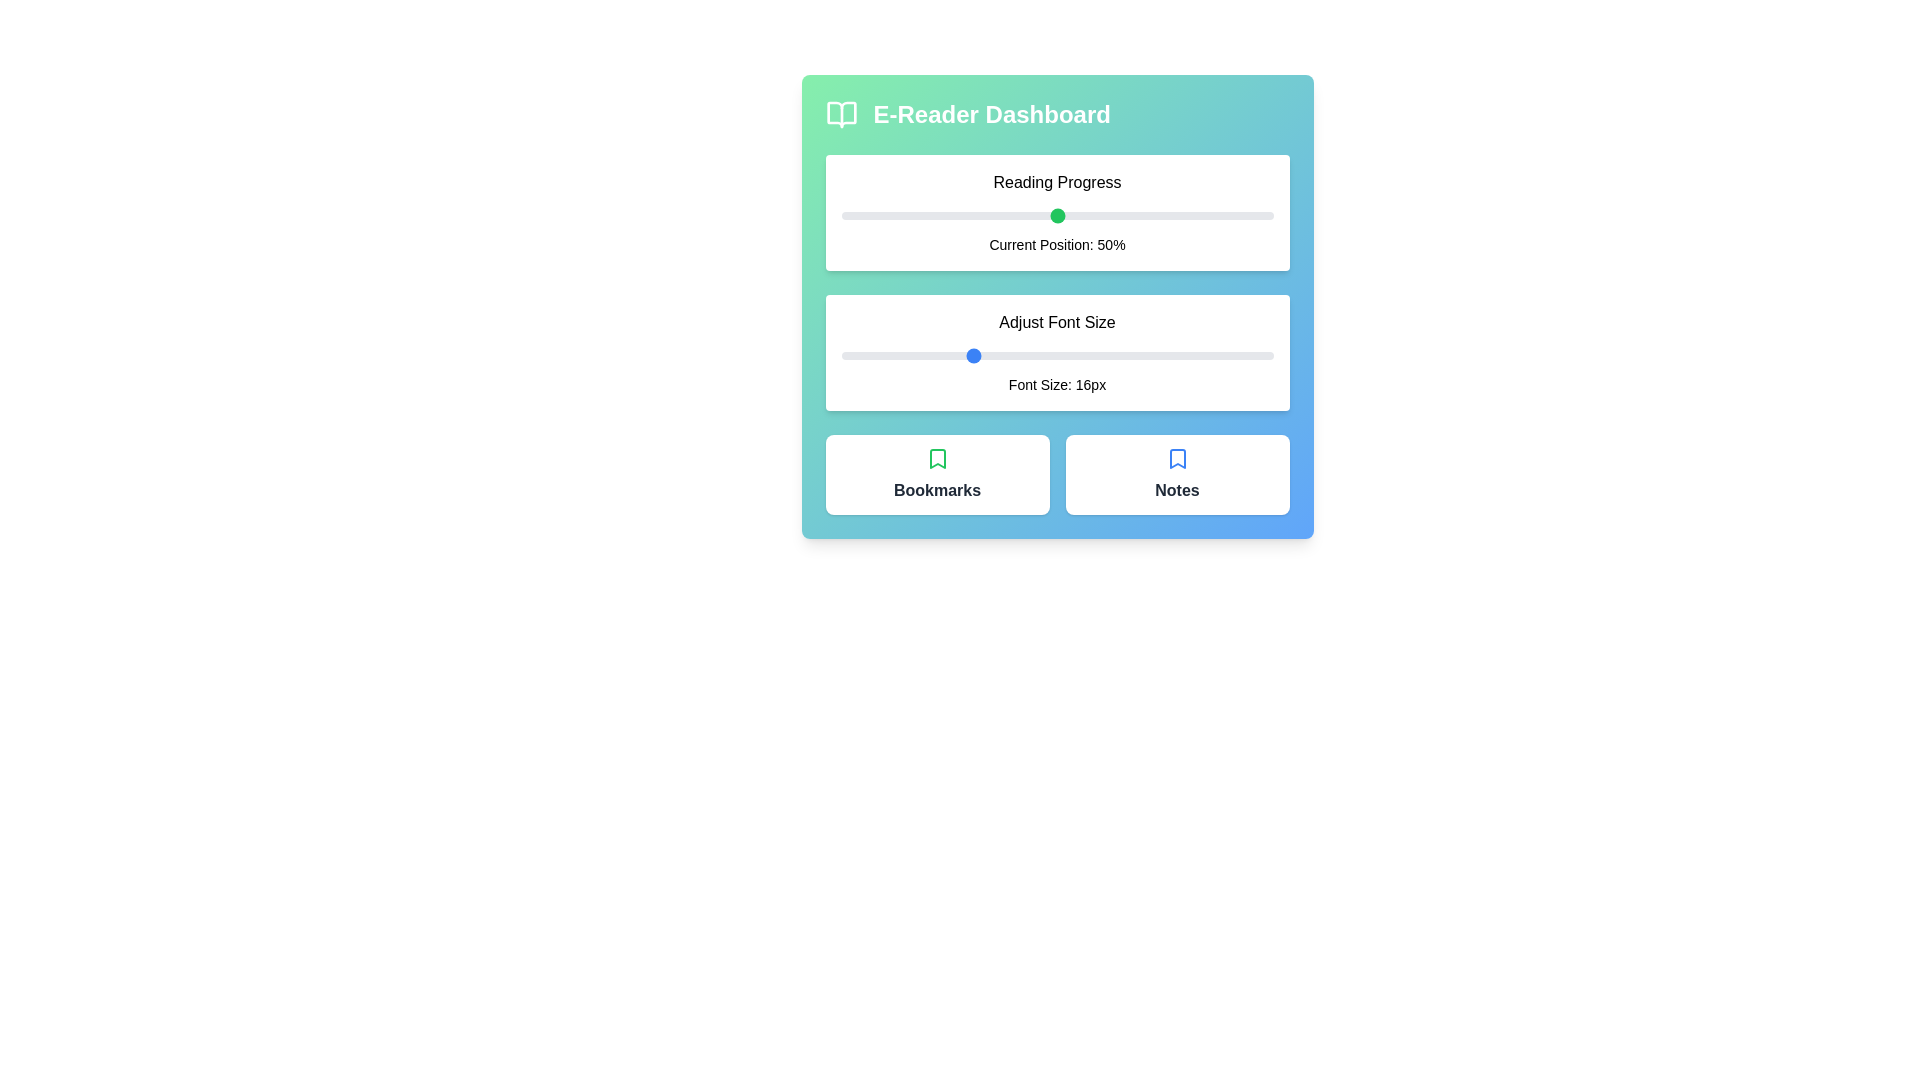  Describe the element at coordinates (858, 216) in the screenshot. I see `the reading progress slider to 4%` at that location.